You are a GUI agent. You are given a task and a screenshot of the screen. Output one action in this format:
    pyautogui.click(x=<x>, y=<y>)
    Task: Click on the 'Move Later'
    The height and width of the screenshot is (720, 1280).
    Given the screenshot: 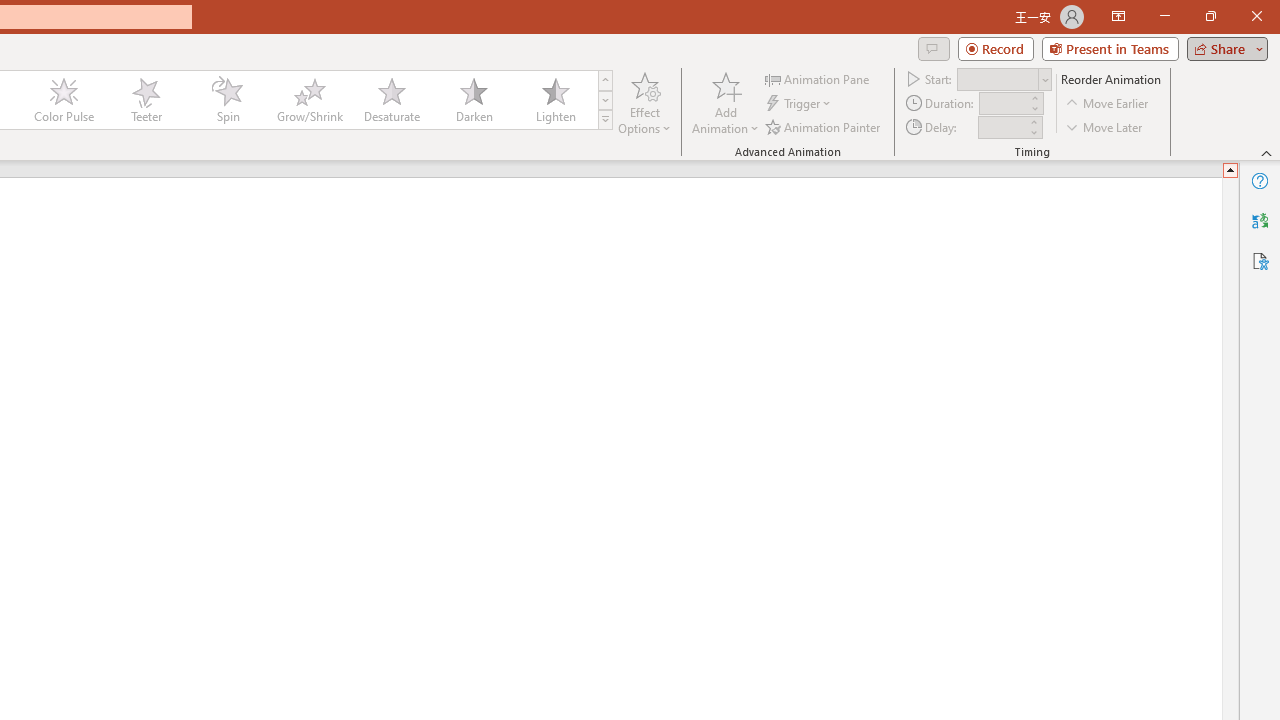 What is the action you would take?
    pyautogui.click(x=1104, y=127)
    